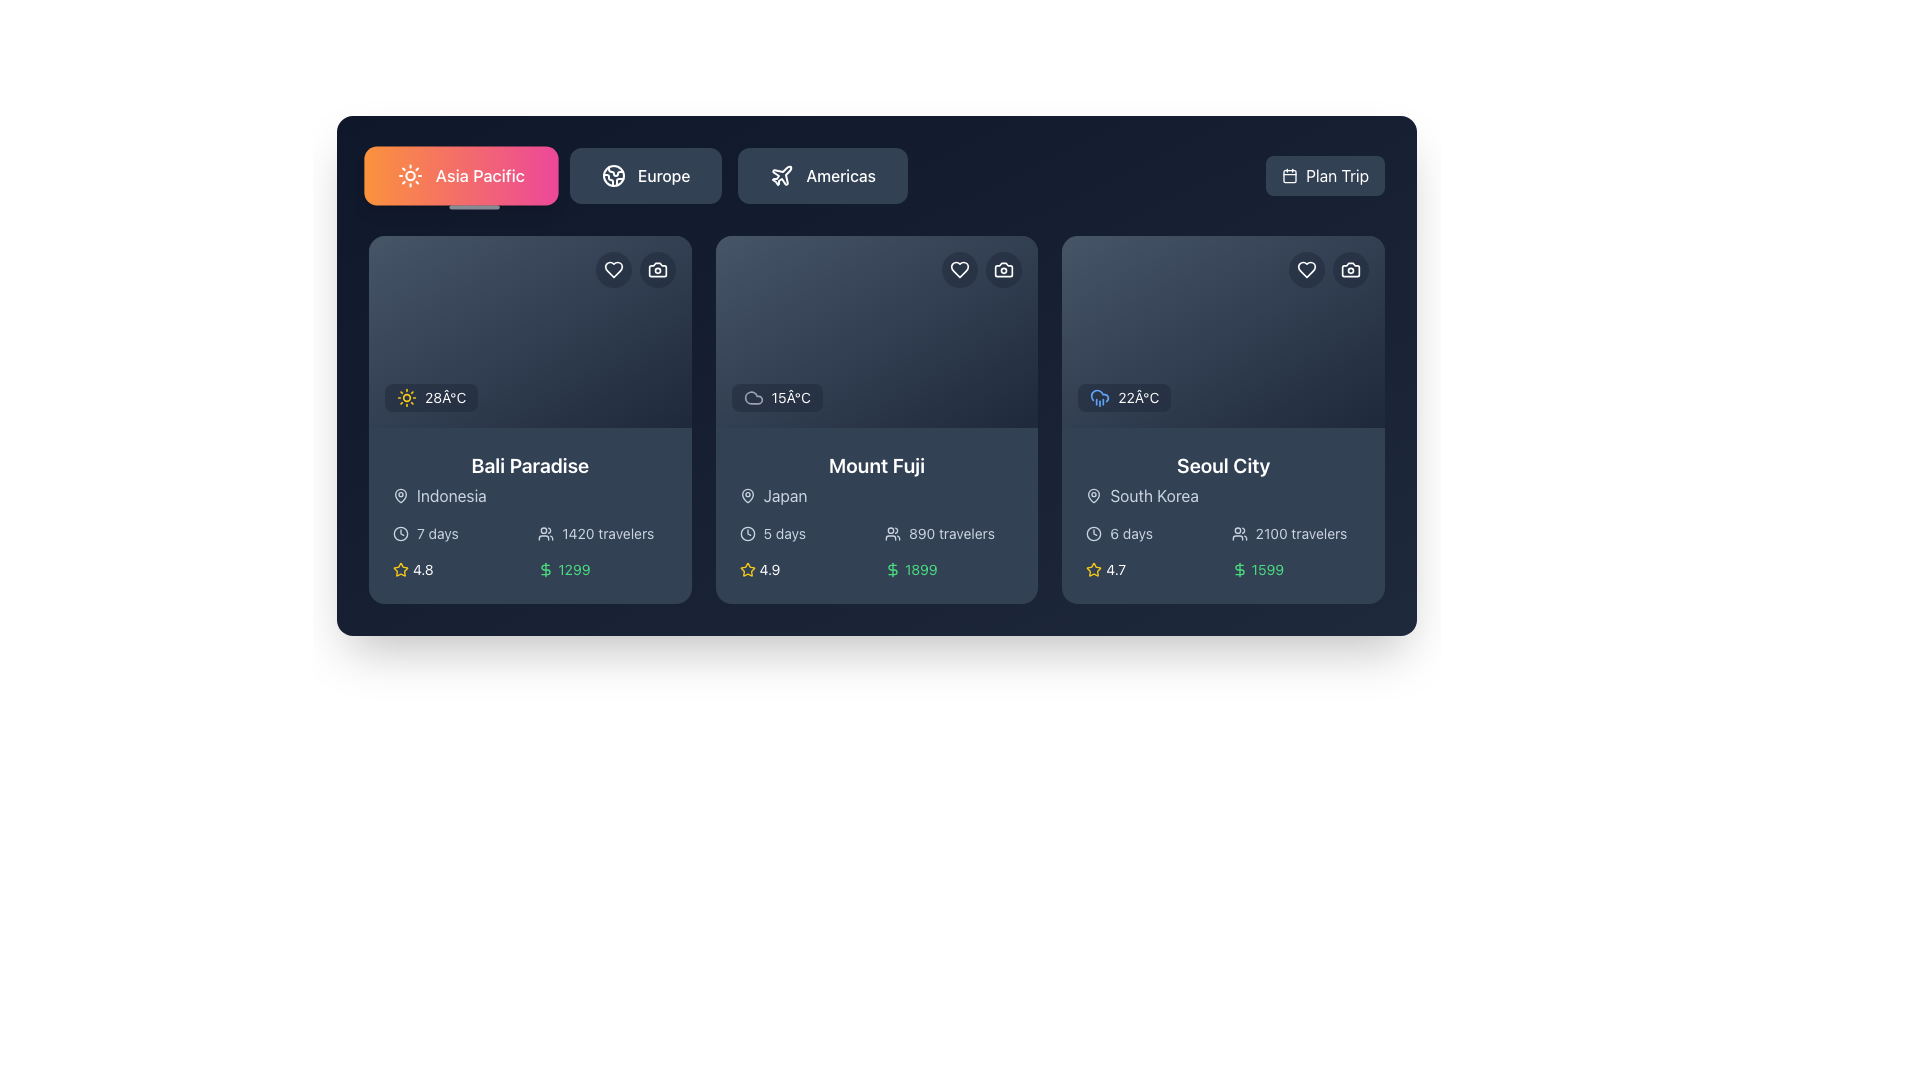 The width and height of the screenshot is (1920, 1080). Describe the element at coordinates (400, 494) in the screenshot. I see `the location icon in the first card, positioned near the top-left corner, indicating geographical locations on the map` at that location.